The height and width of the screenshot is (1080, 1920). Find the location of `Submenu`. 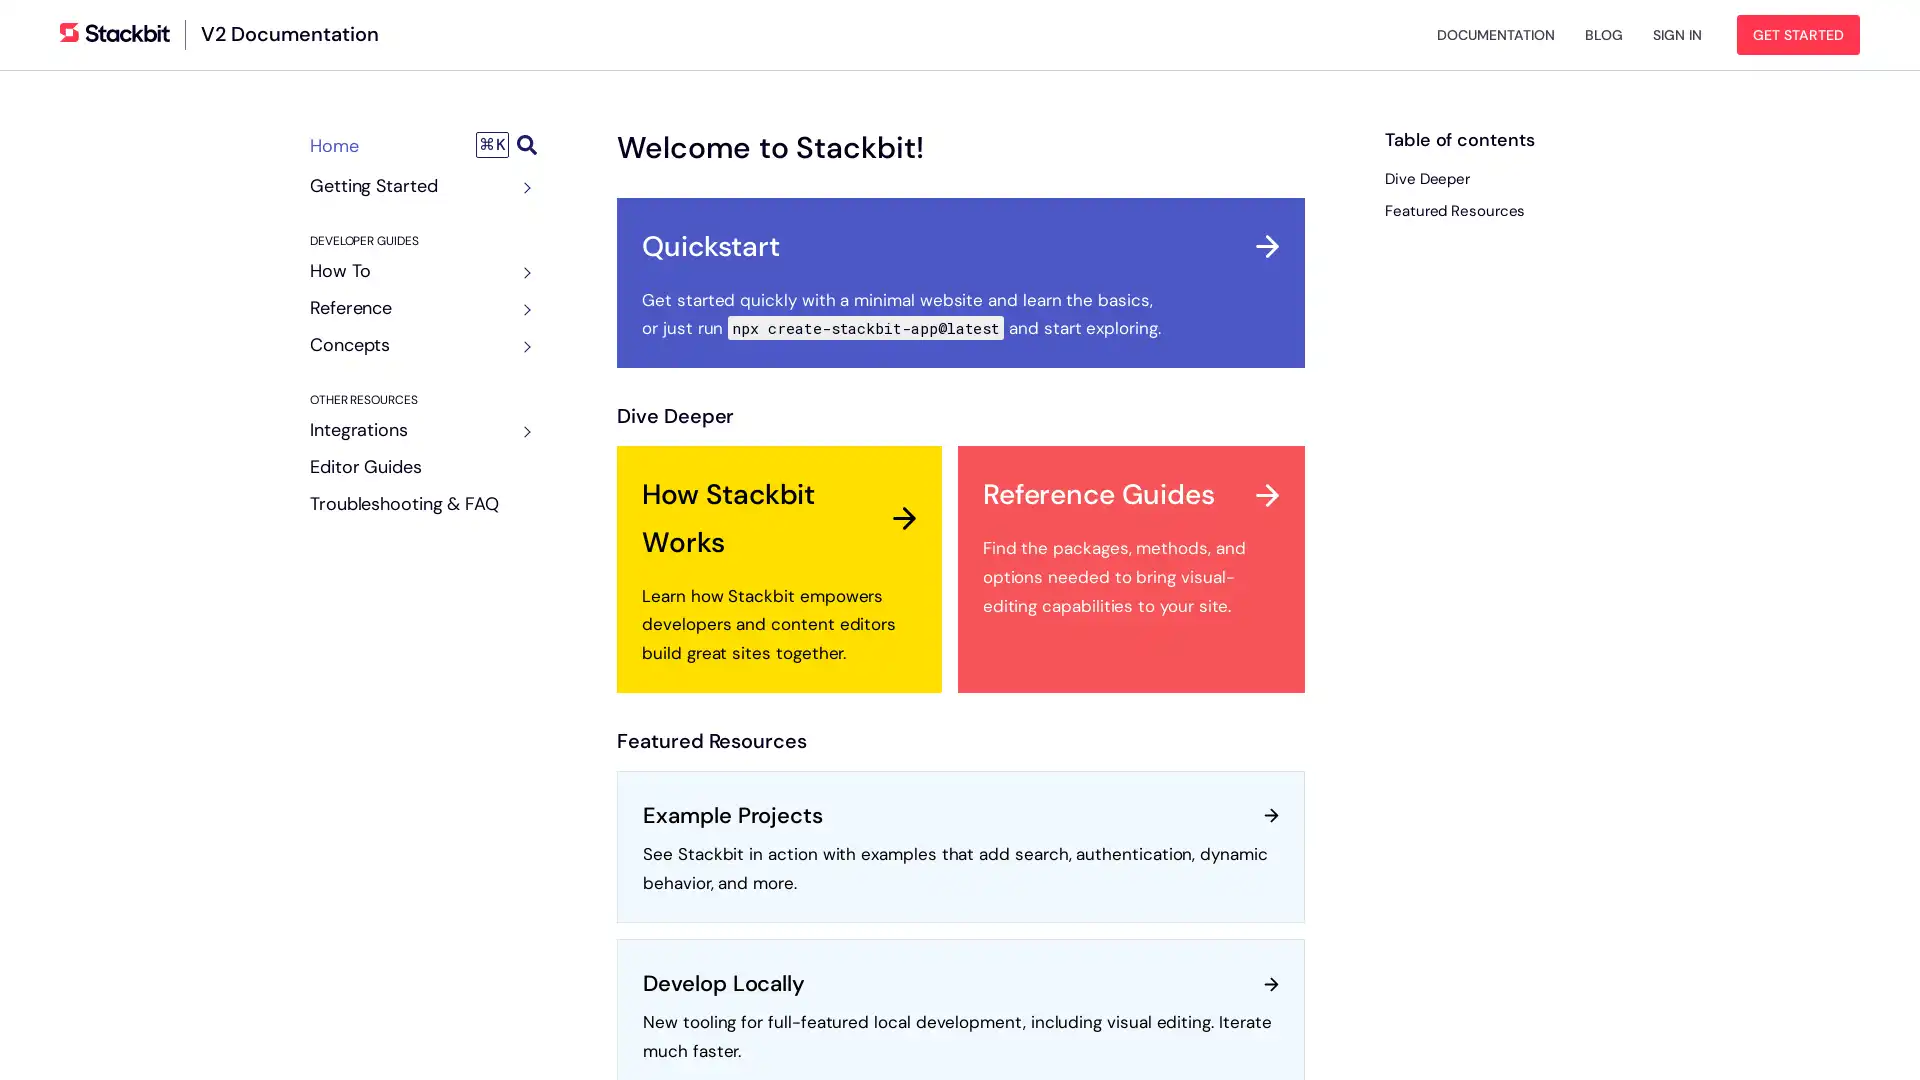

Submenu is located at coordinates (522, 346).